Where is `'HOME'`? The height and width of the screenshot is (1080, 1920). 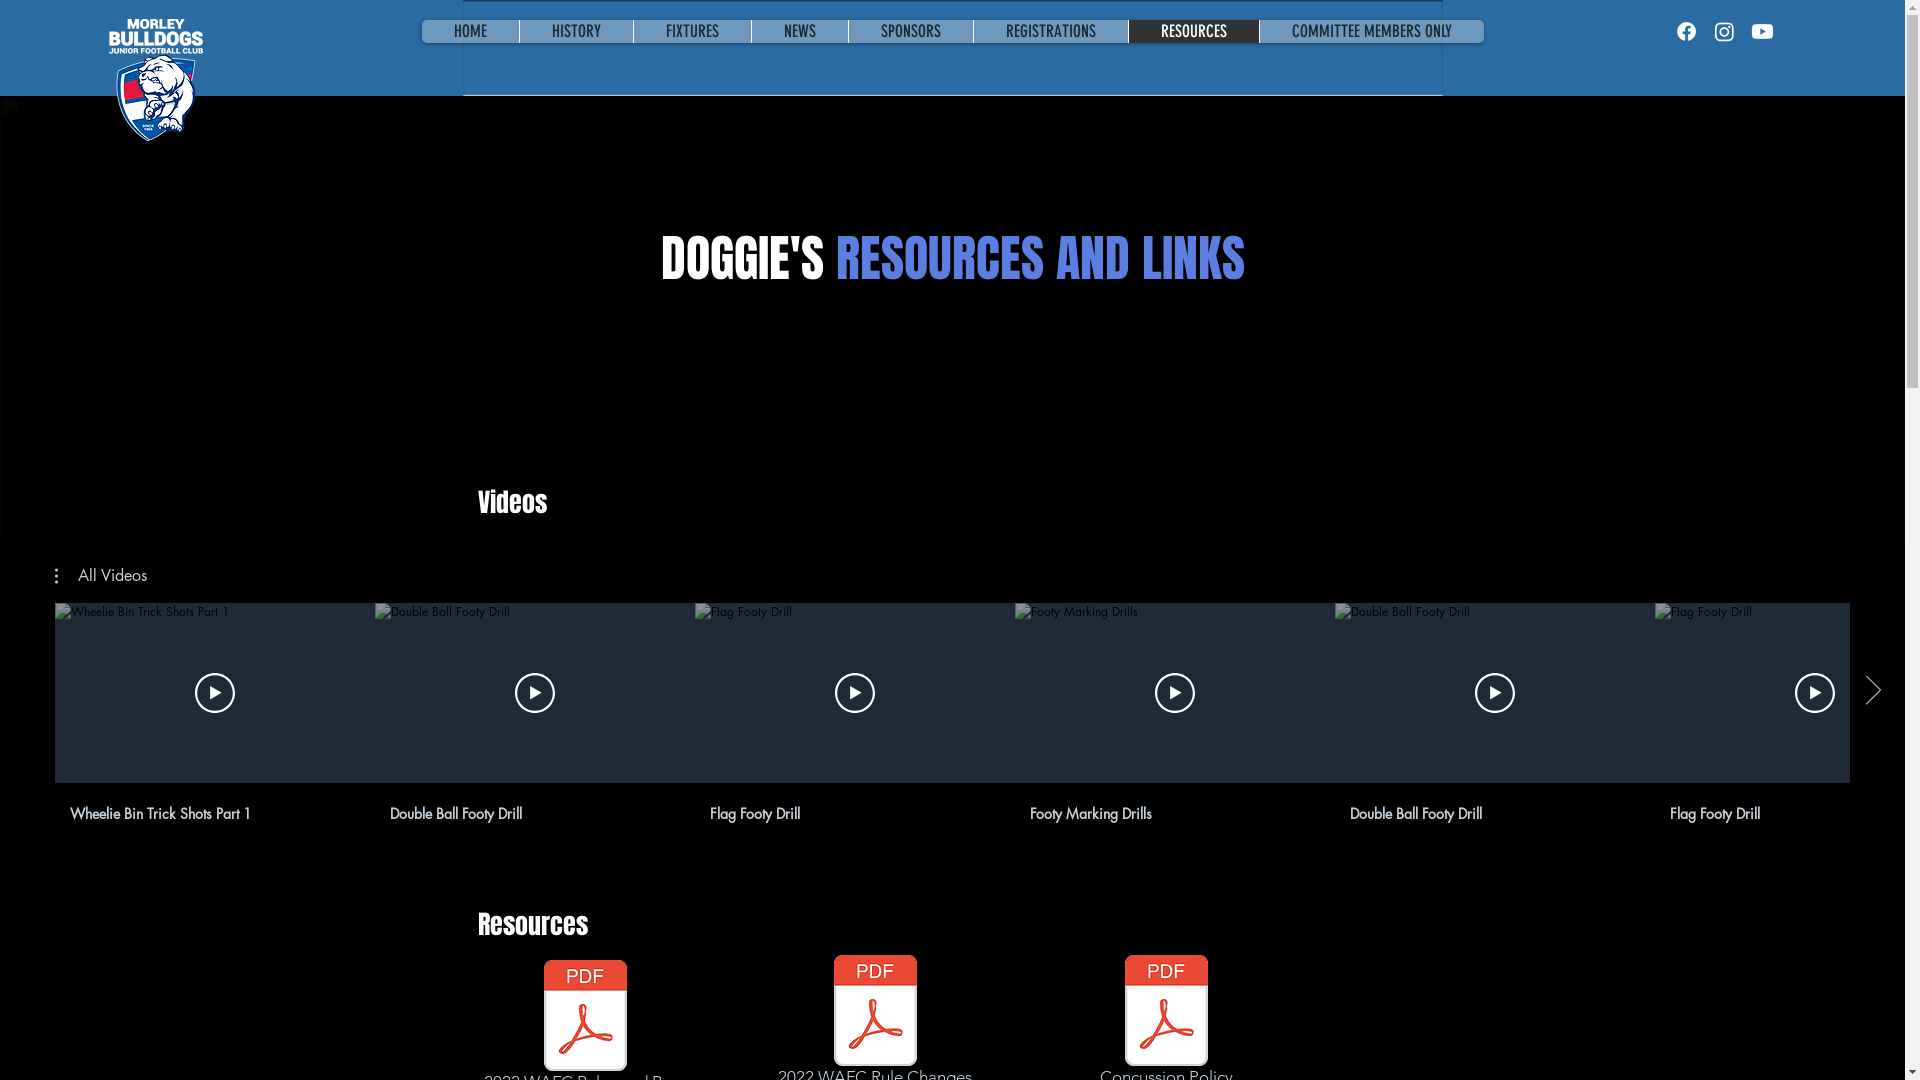
'HOME' is located at coordinates (421, 31).